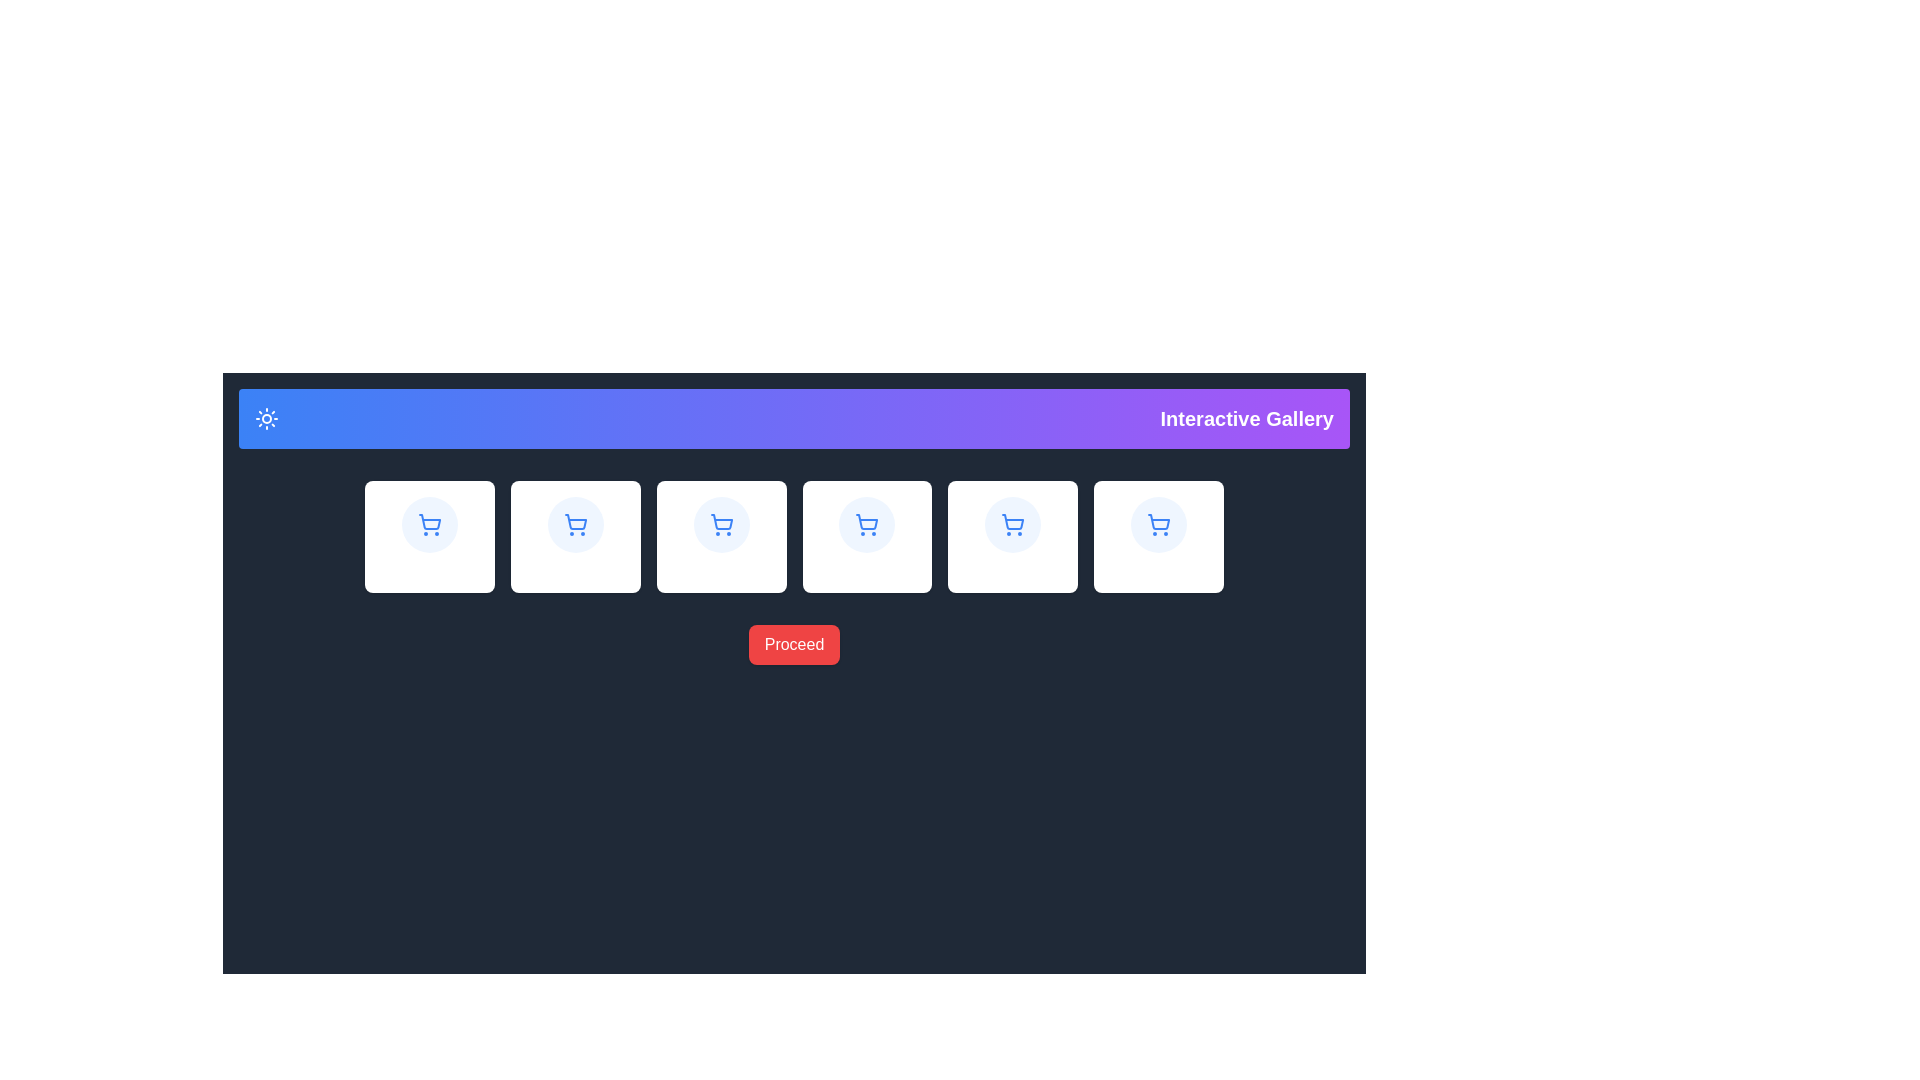 This screenshot has height=1080, width=1920. I want to click on the third button in the horizontal grid of interactive shopping buttons, so click(574, 523).